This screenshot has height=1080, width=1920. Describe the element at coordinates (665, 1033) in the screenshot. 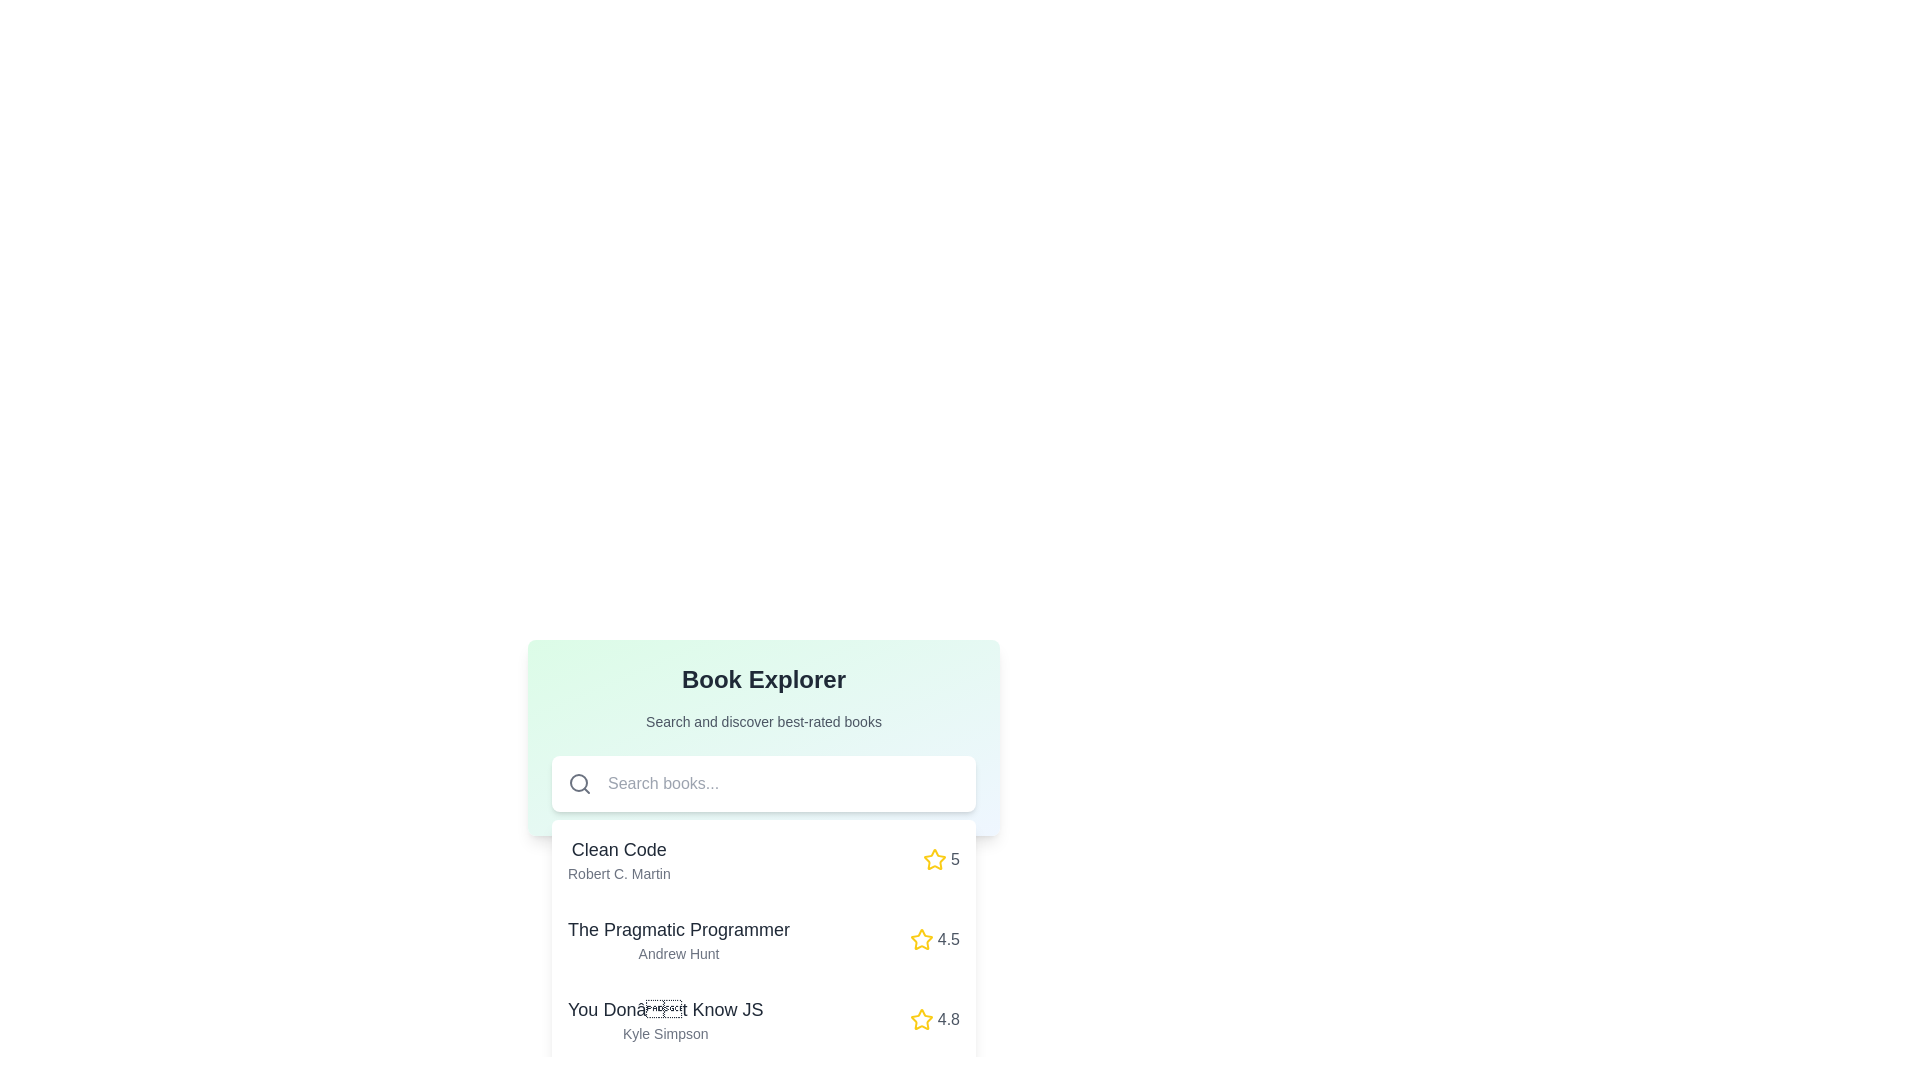

I see `text content of the small-sized text label displaying 'Kyle Simpson' in light gray font, located in the third row of the book list below the title 'You Don’t Know JS'` at that location.